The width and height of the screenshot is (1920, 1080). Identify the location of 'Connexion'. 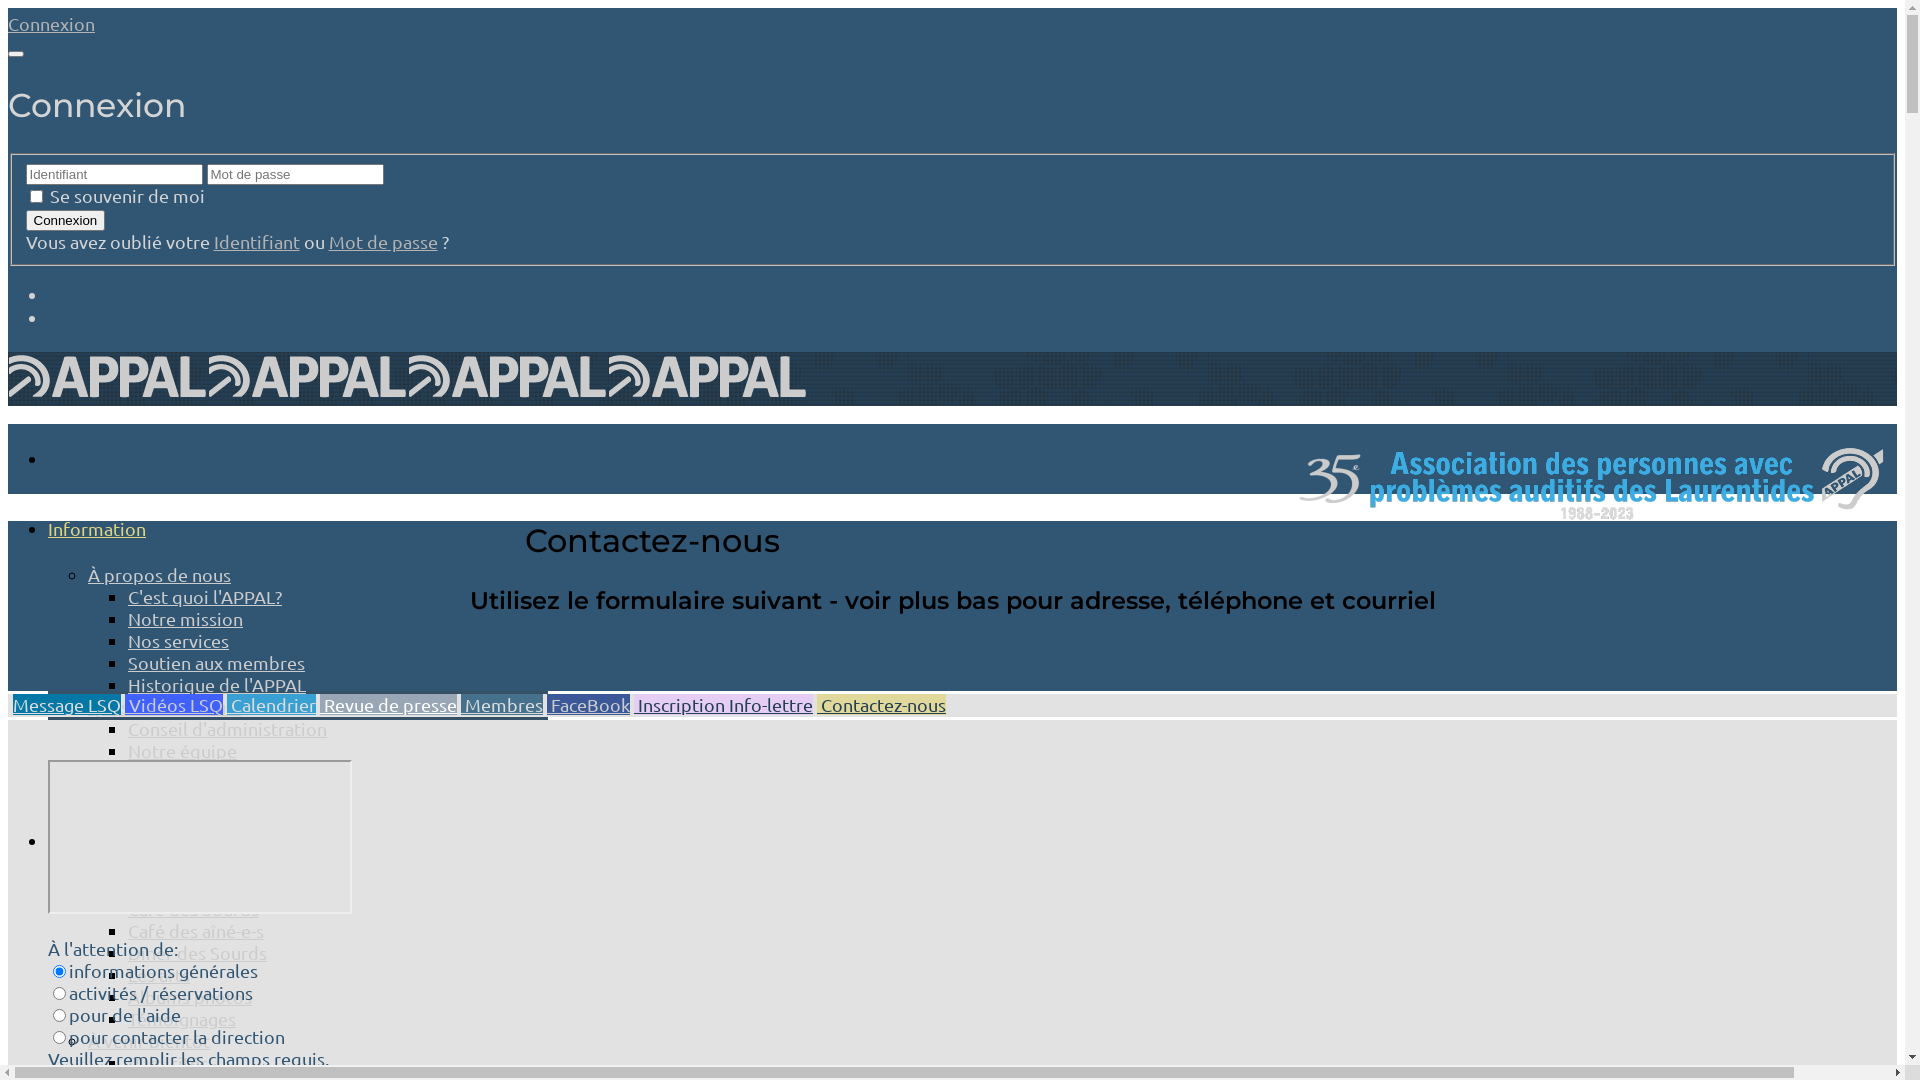
(51, 23).